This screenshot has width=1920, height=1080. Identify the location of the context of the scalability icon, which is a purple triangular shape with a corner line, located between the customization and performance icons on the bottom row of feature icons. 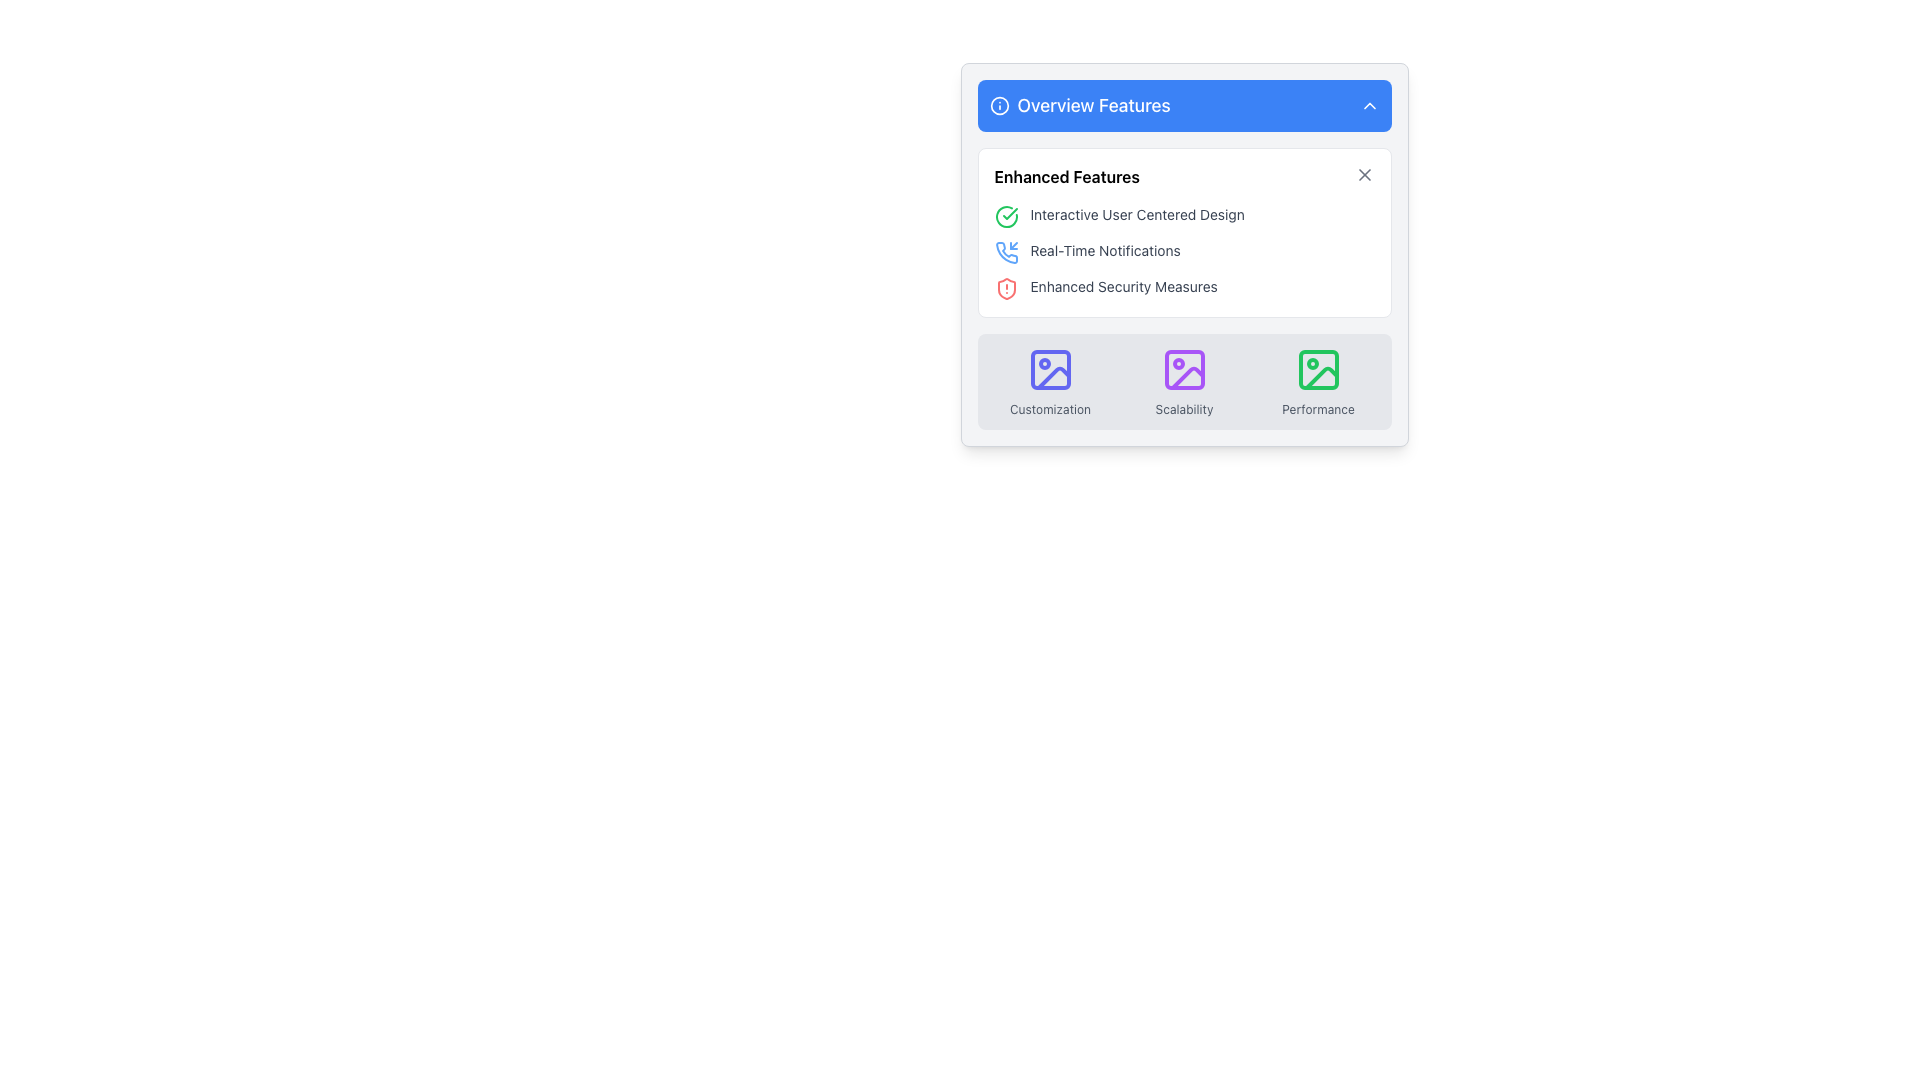
(1187, 378).